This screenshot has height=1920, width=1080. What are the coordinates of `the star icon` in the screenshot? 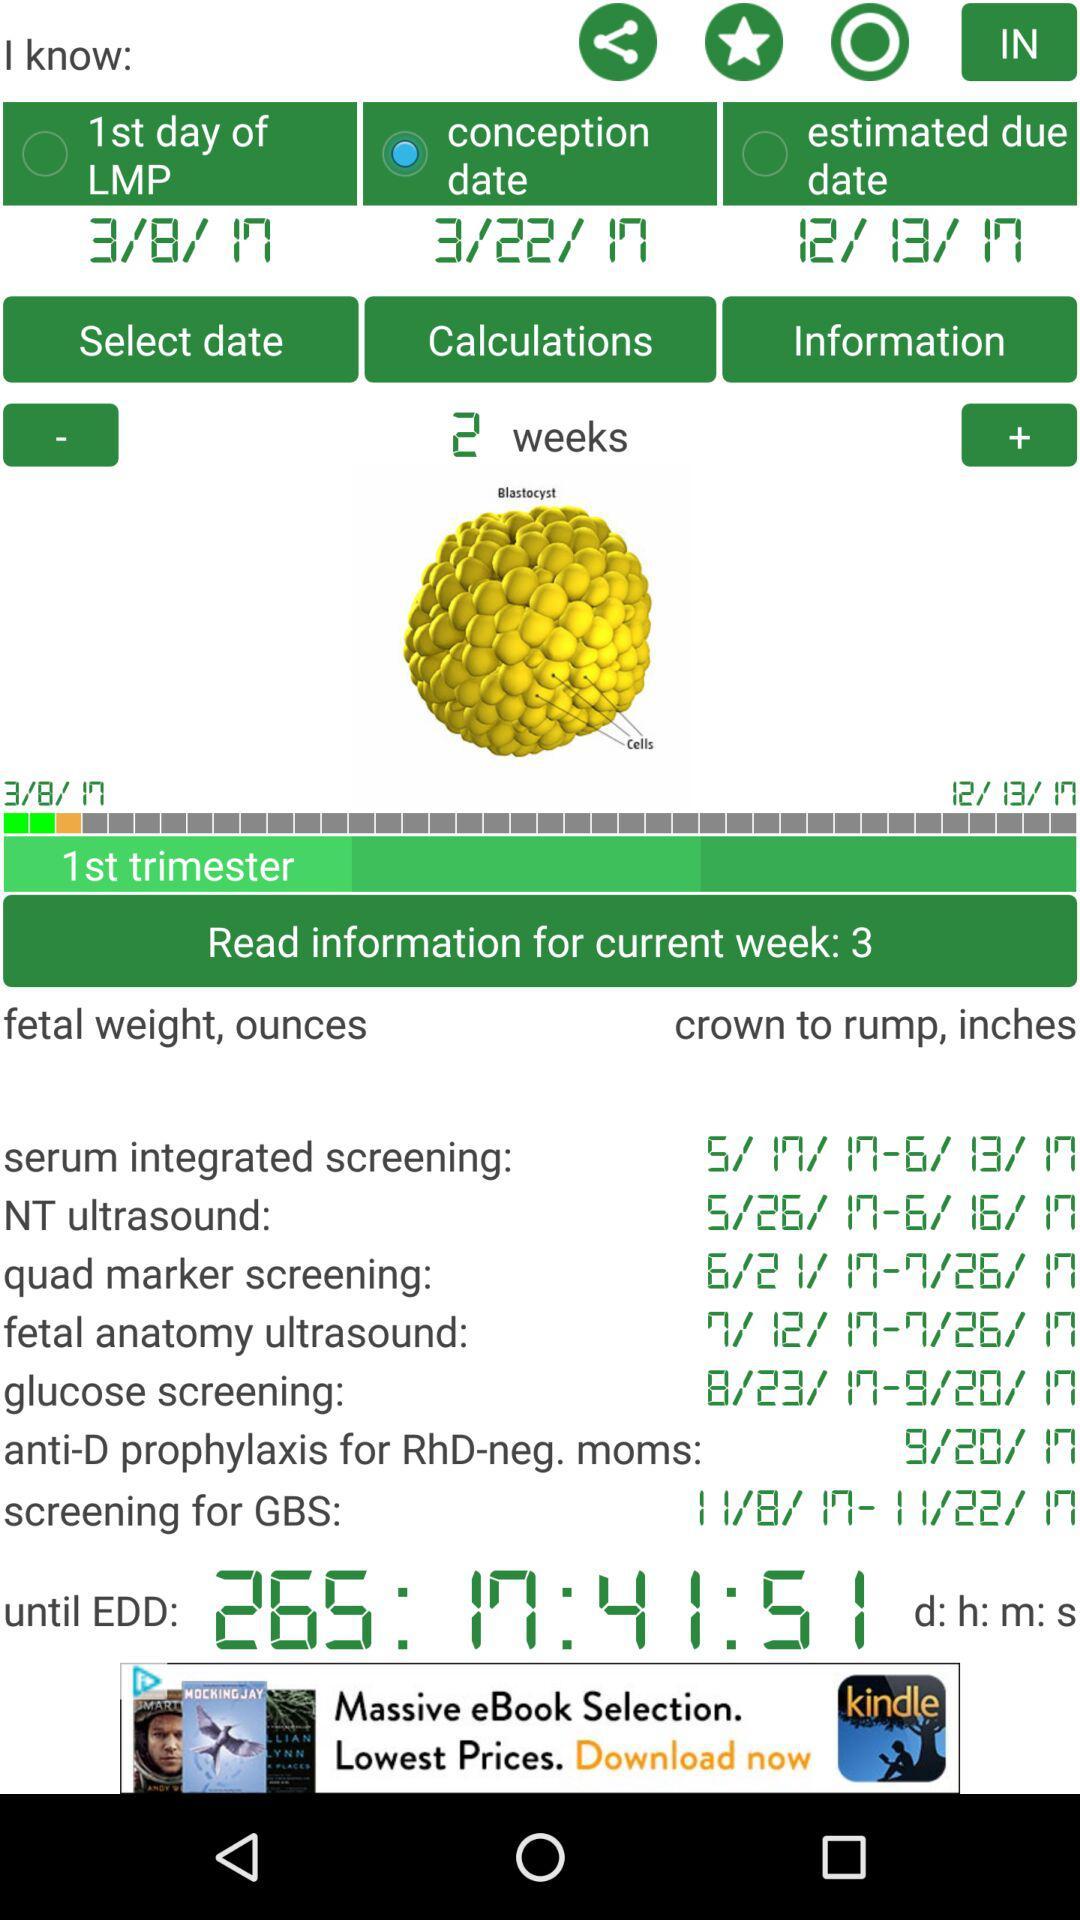 It's located at (720, 44).